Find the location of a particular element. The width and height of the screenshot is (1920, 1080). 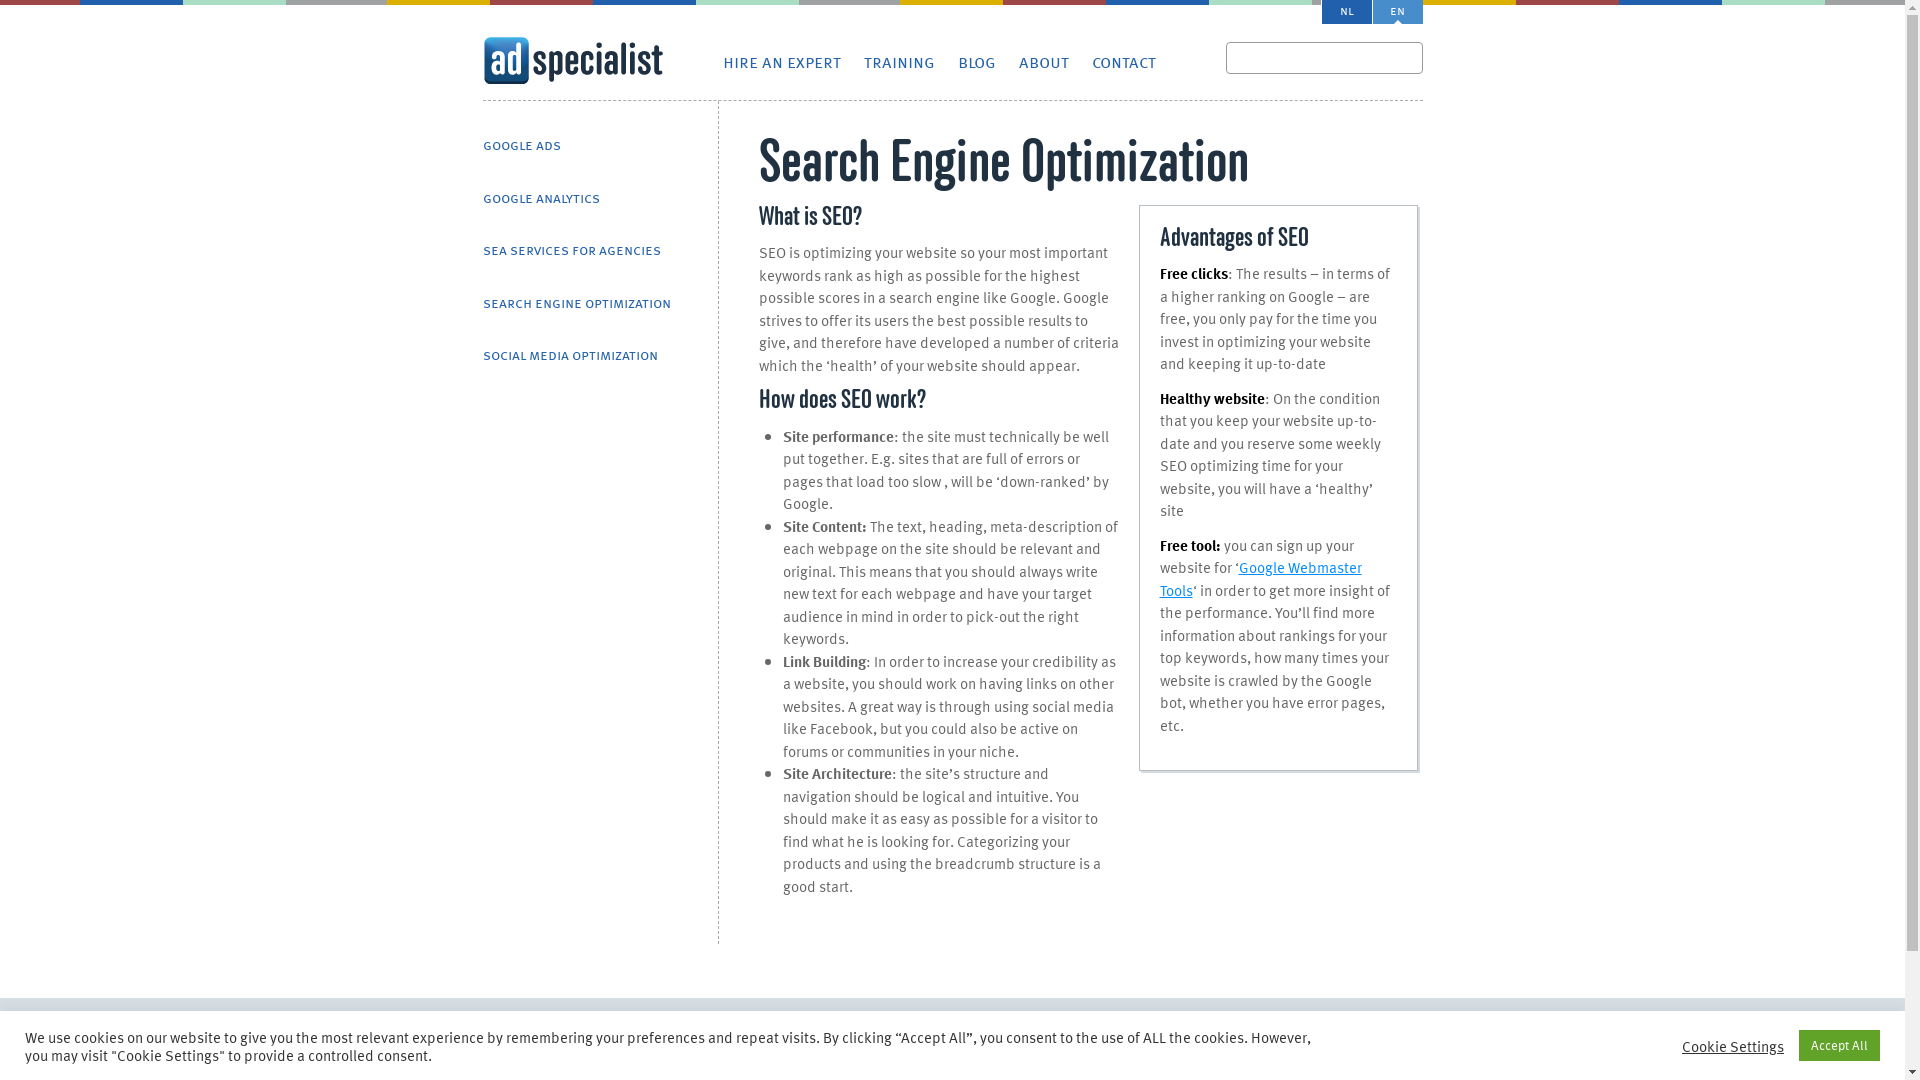

'Accept All' is located at coordinates (1799, 1044).